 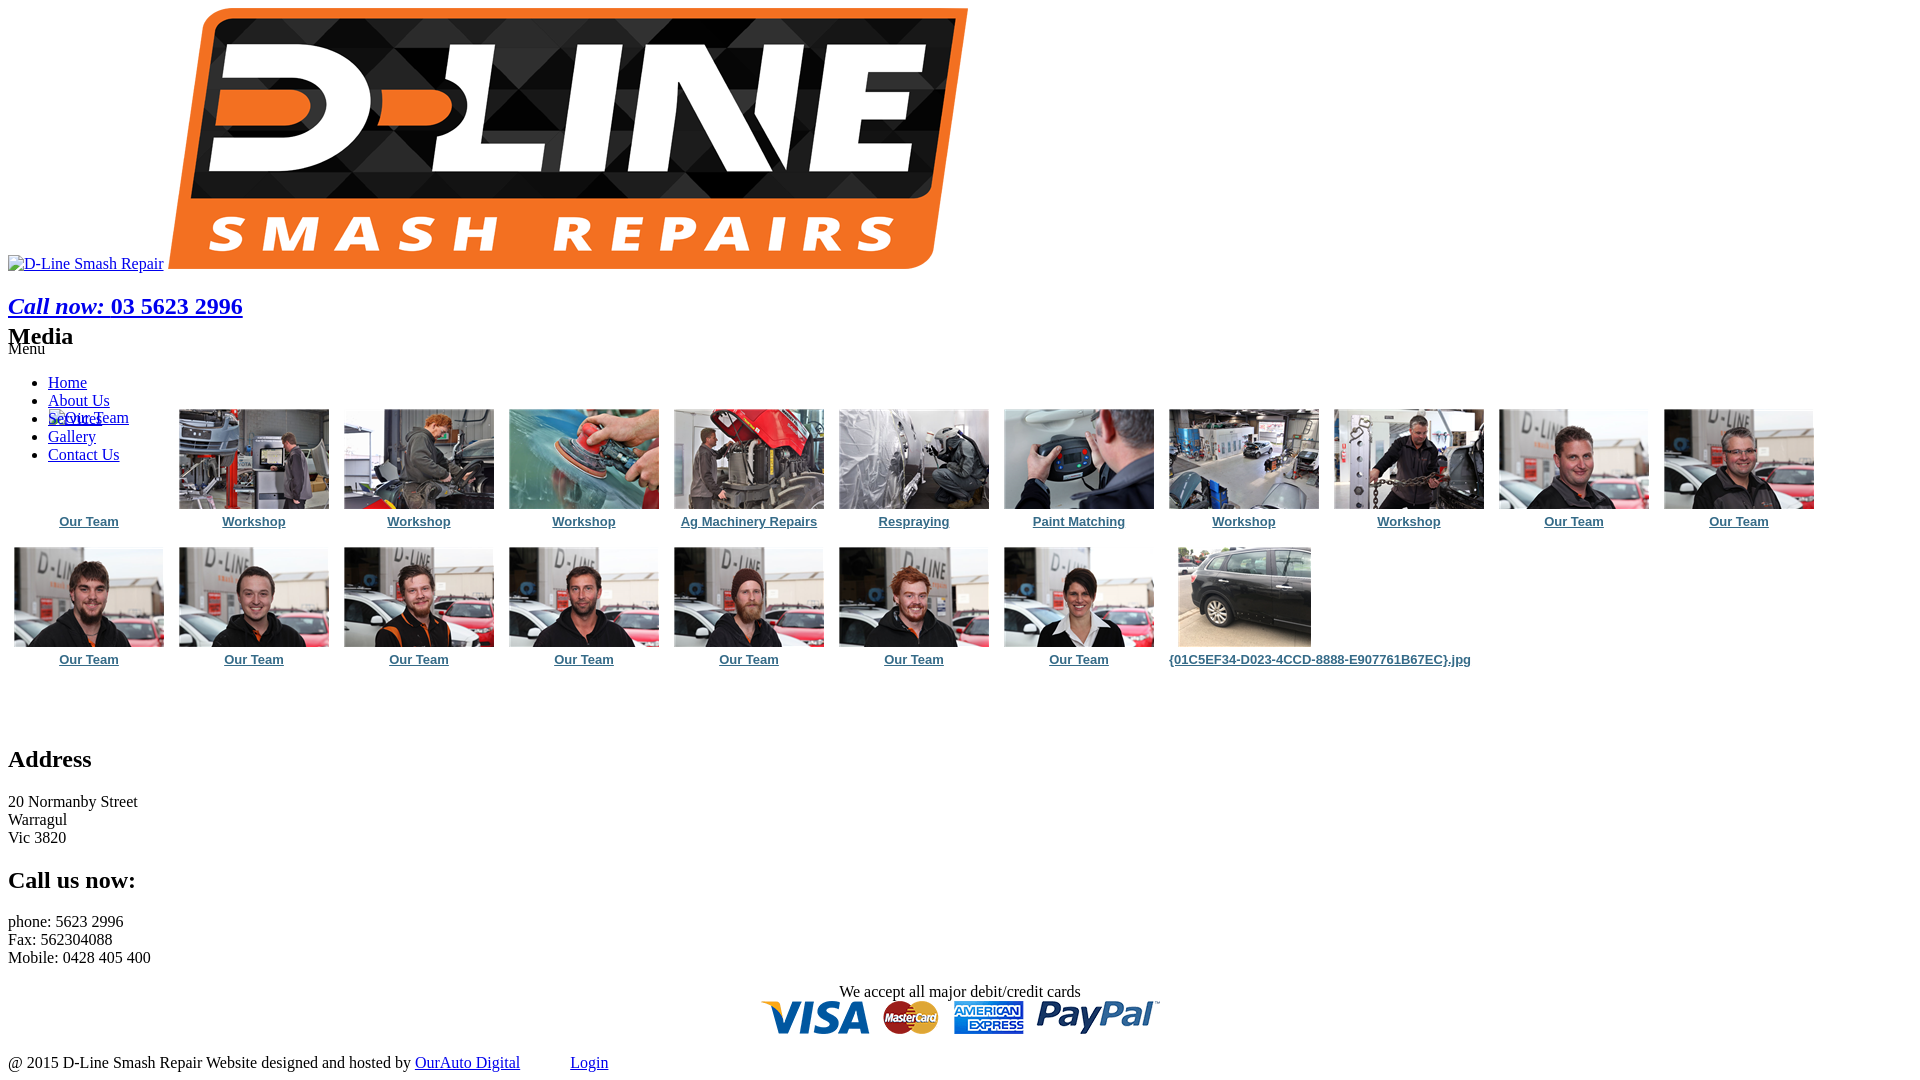 What do you see at coordinates (588, 1061) in the screenshot?
I see `'Login'` at bounding box center [588, 1061].